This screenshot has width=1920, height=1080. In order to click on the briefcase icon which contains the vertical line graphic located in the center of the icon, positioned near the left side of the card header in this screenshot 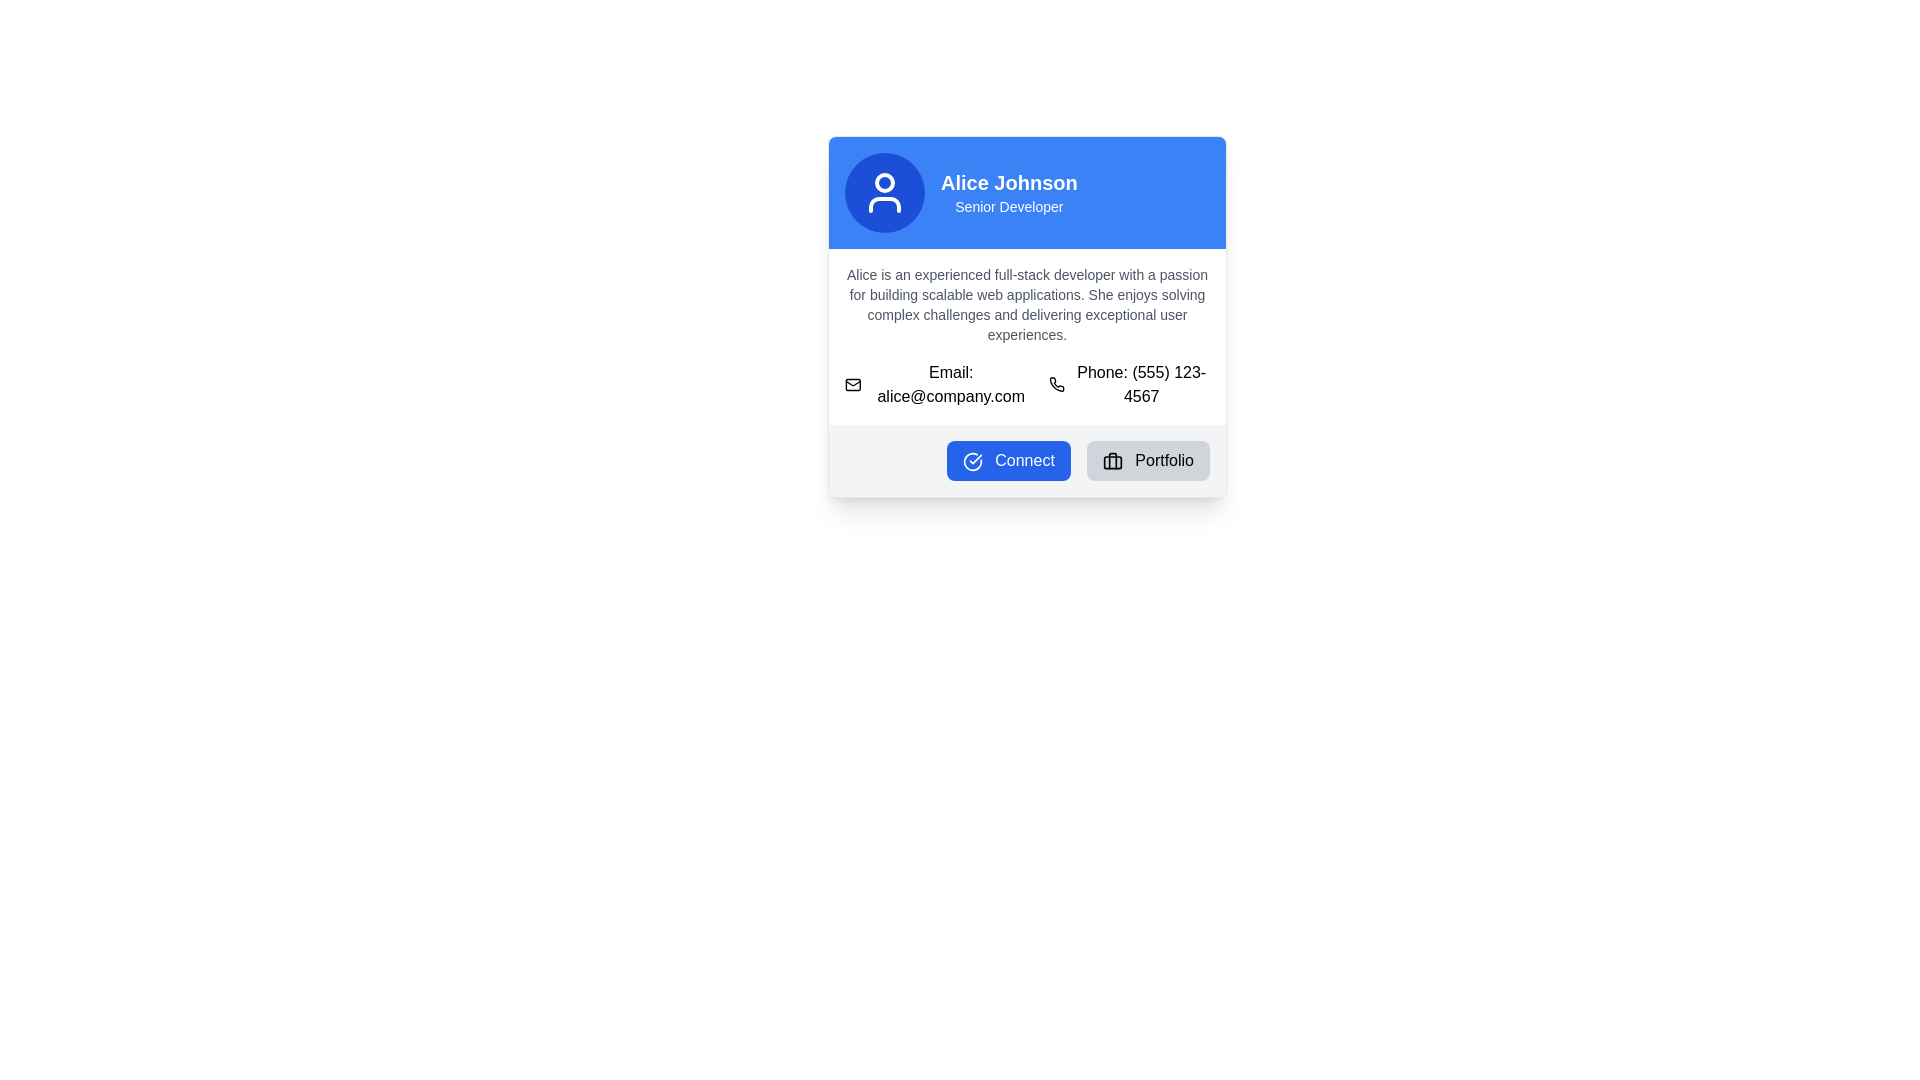, I will do `click(1111, 460)`.